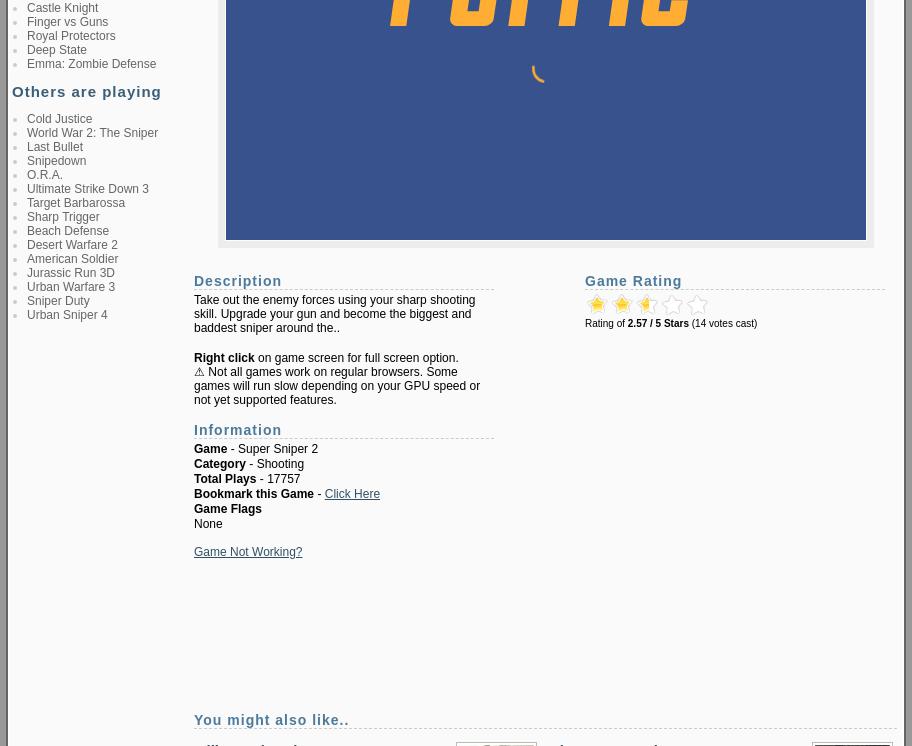 This screenshot has width=912, height=746. I want to click on 'Others are playing', so click(86, 91).